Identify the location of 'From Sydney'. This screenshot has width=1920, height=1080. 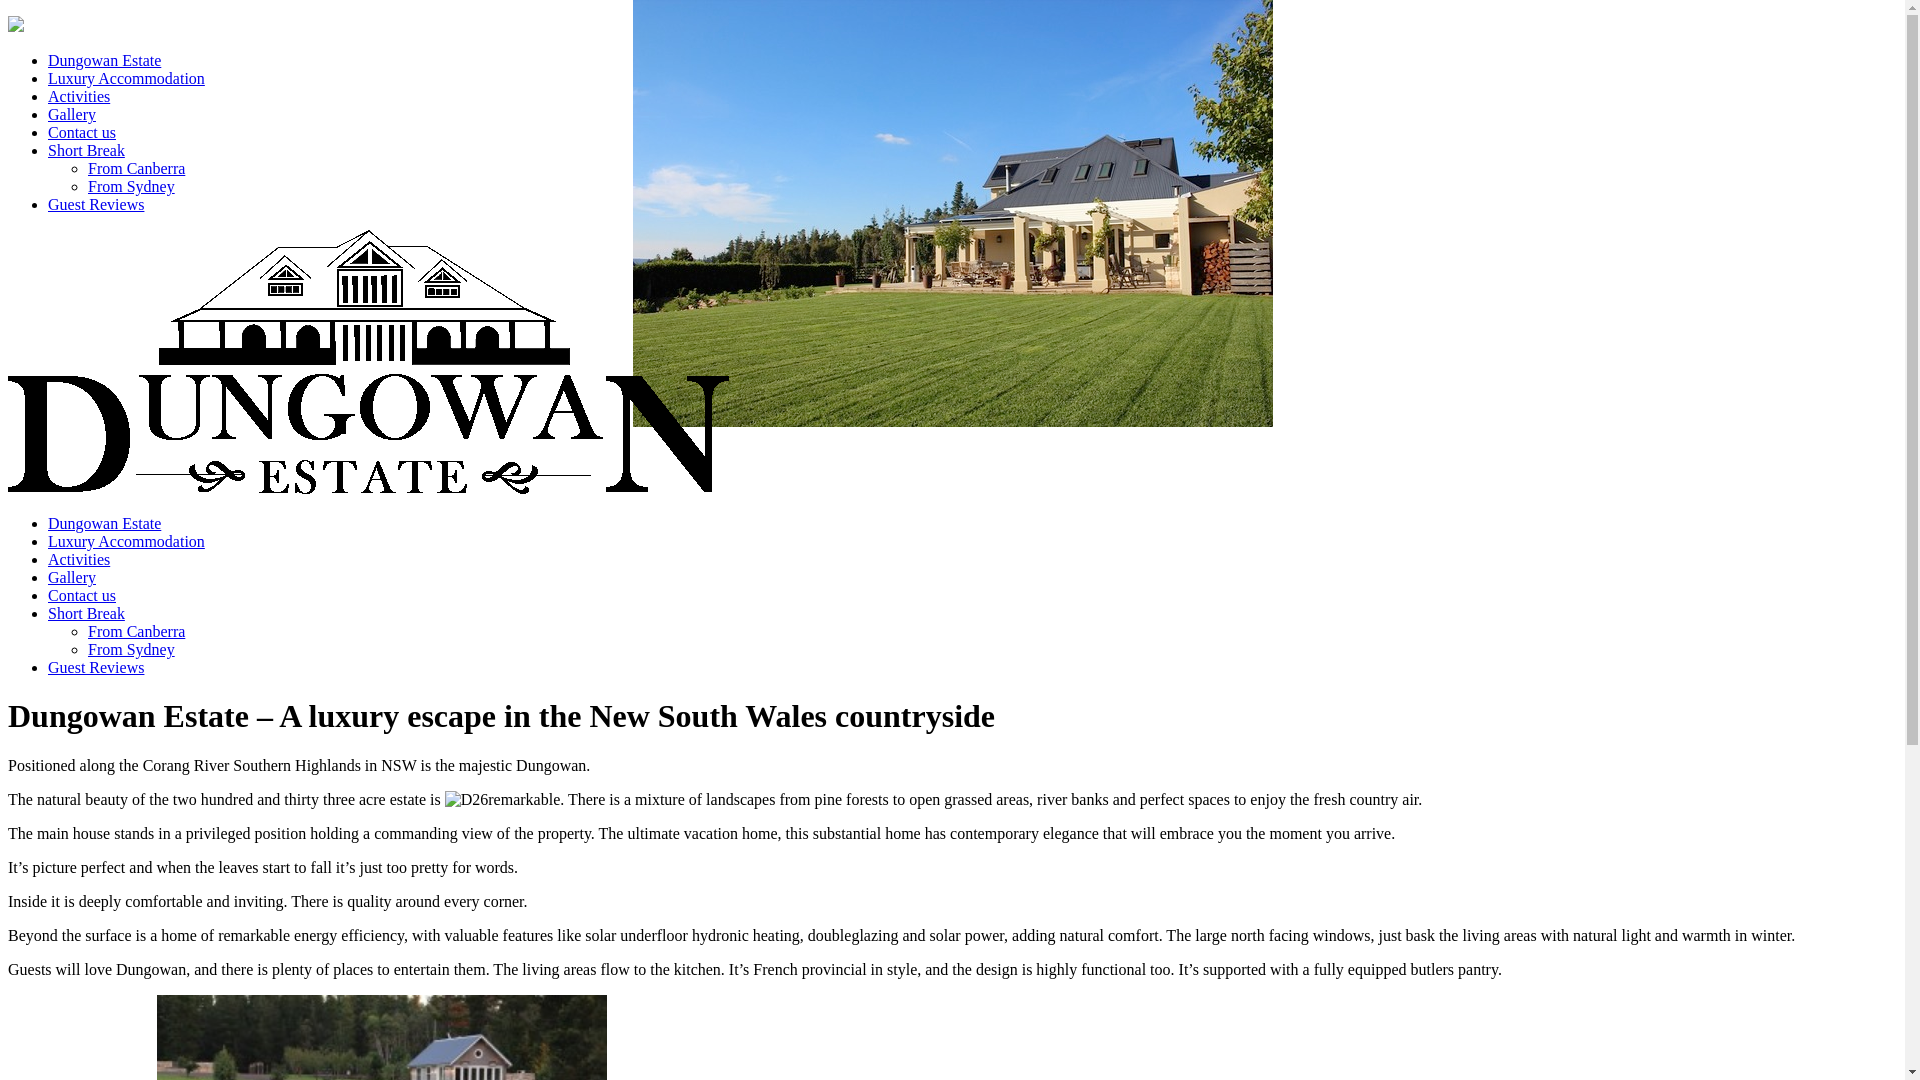
(86, 186).